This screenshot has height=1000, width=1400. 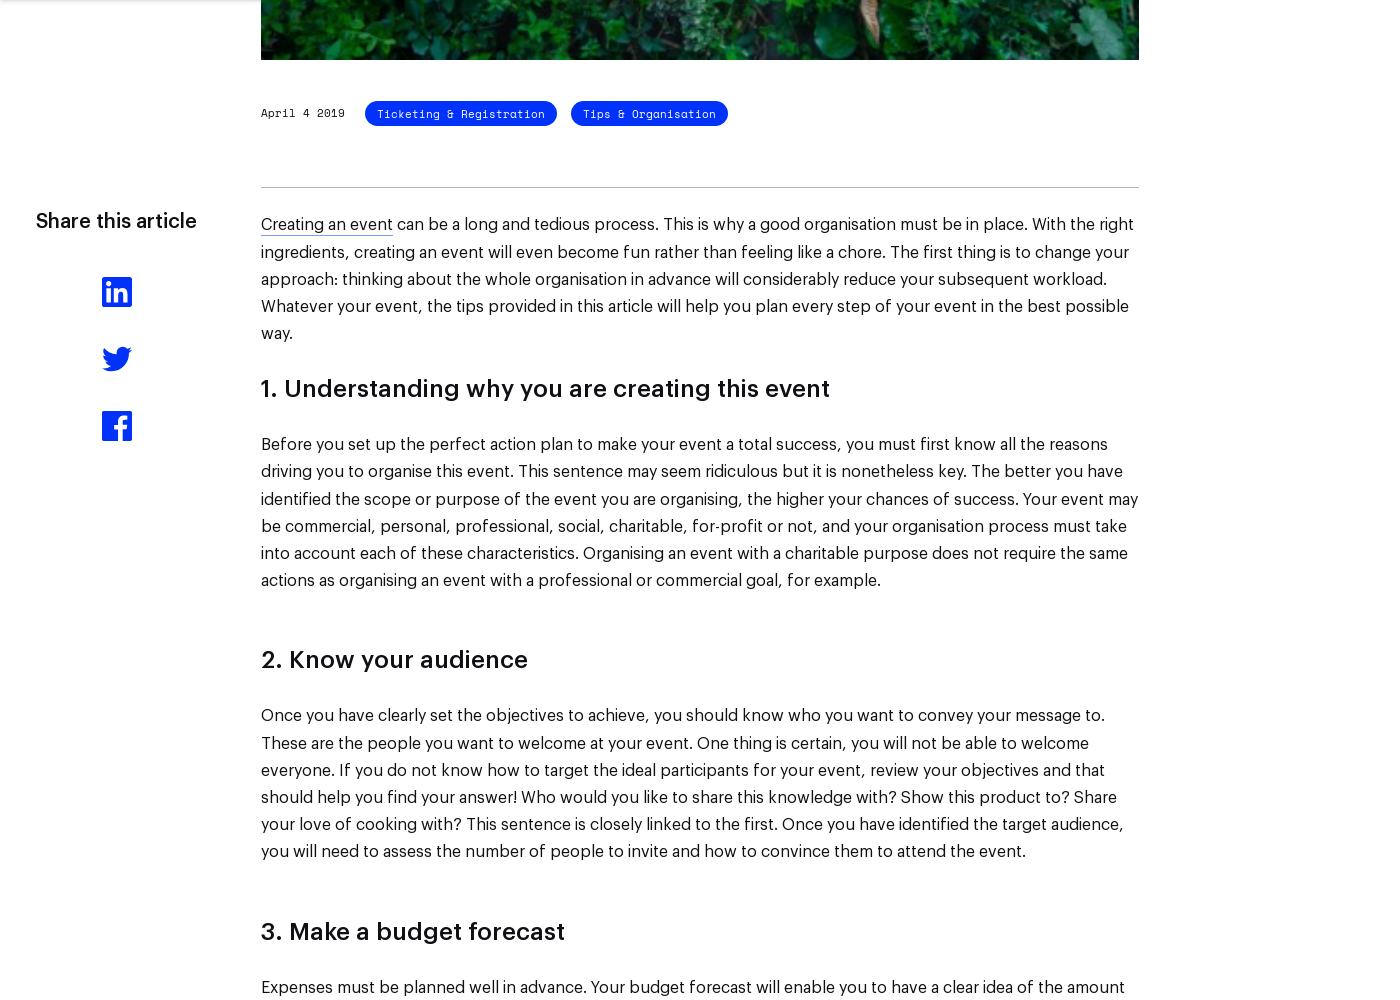 I want to click on '3. Make a budget forecast', so click(x=413, y=932).